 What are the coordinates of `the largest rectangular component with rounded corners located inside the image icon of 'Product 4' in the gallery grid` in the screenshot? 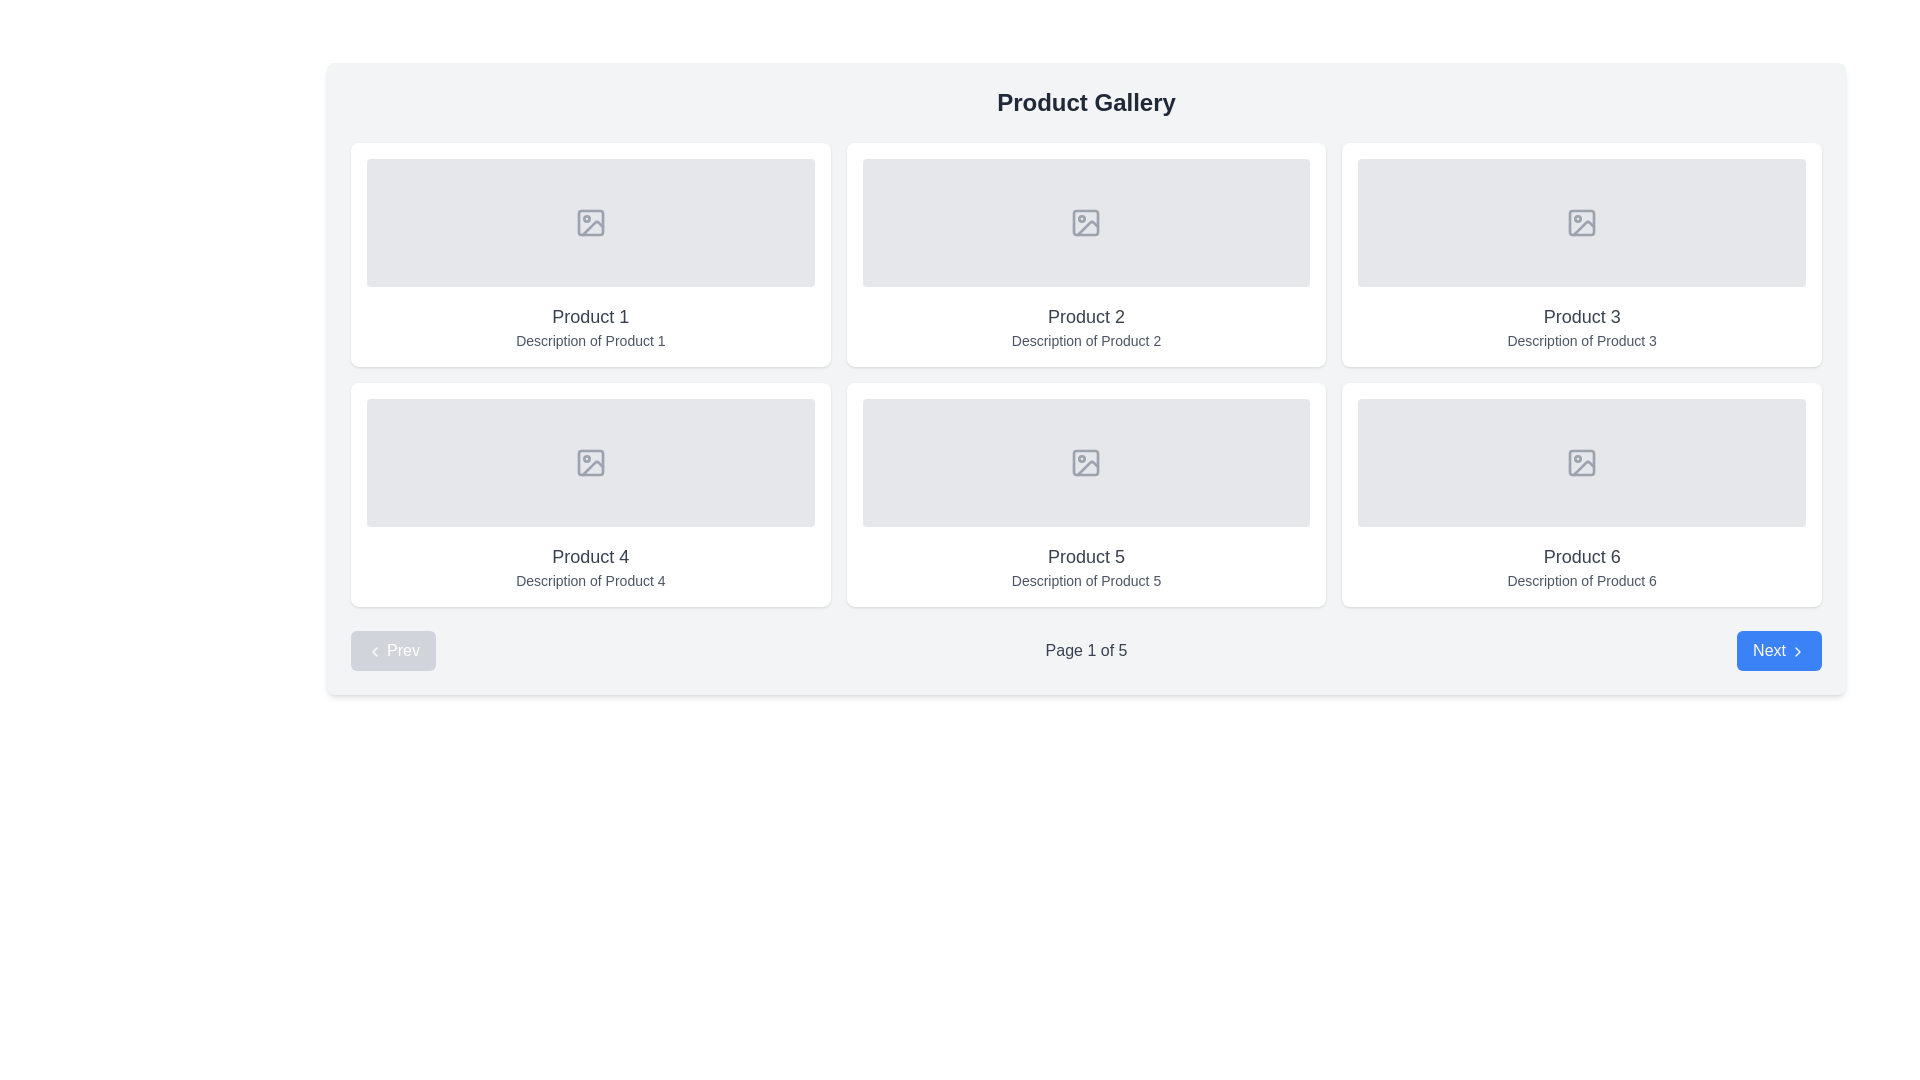 It's located at (589, 462).